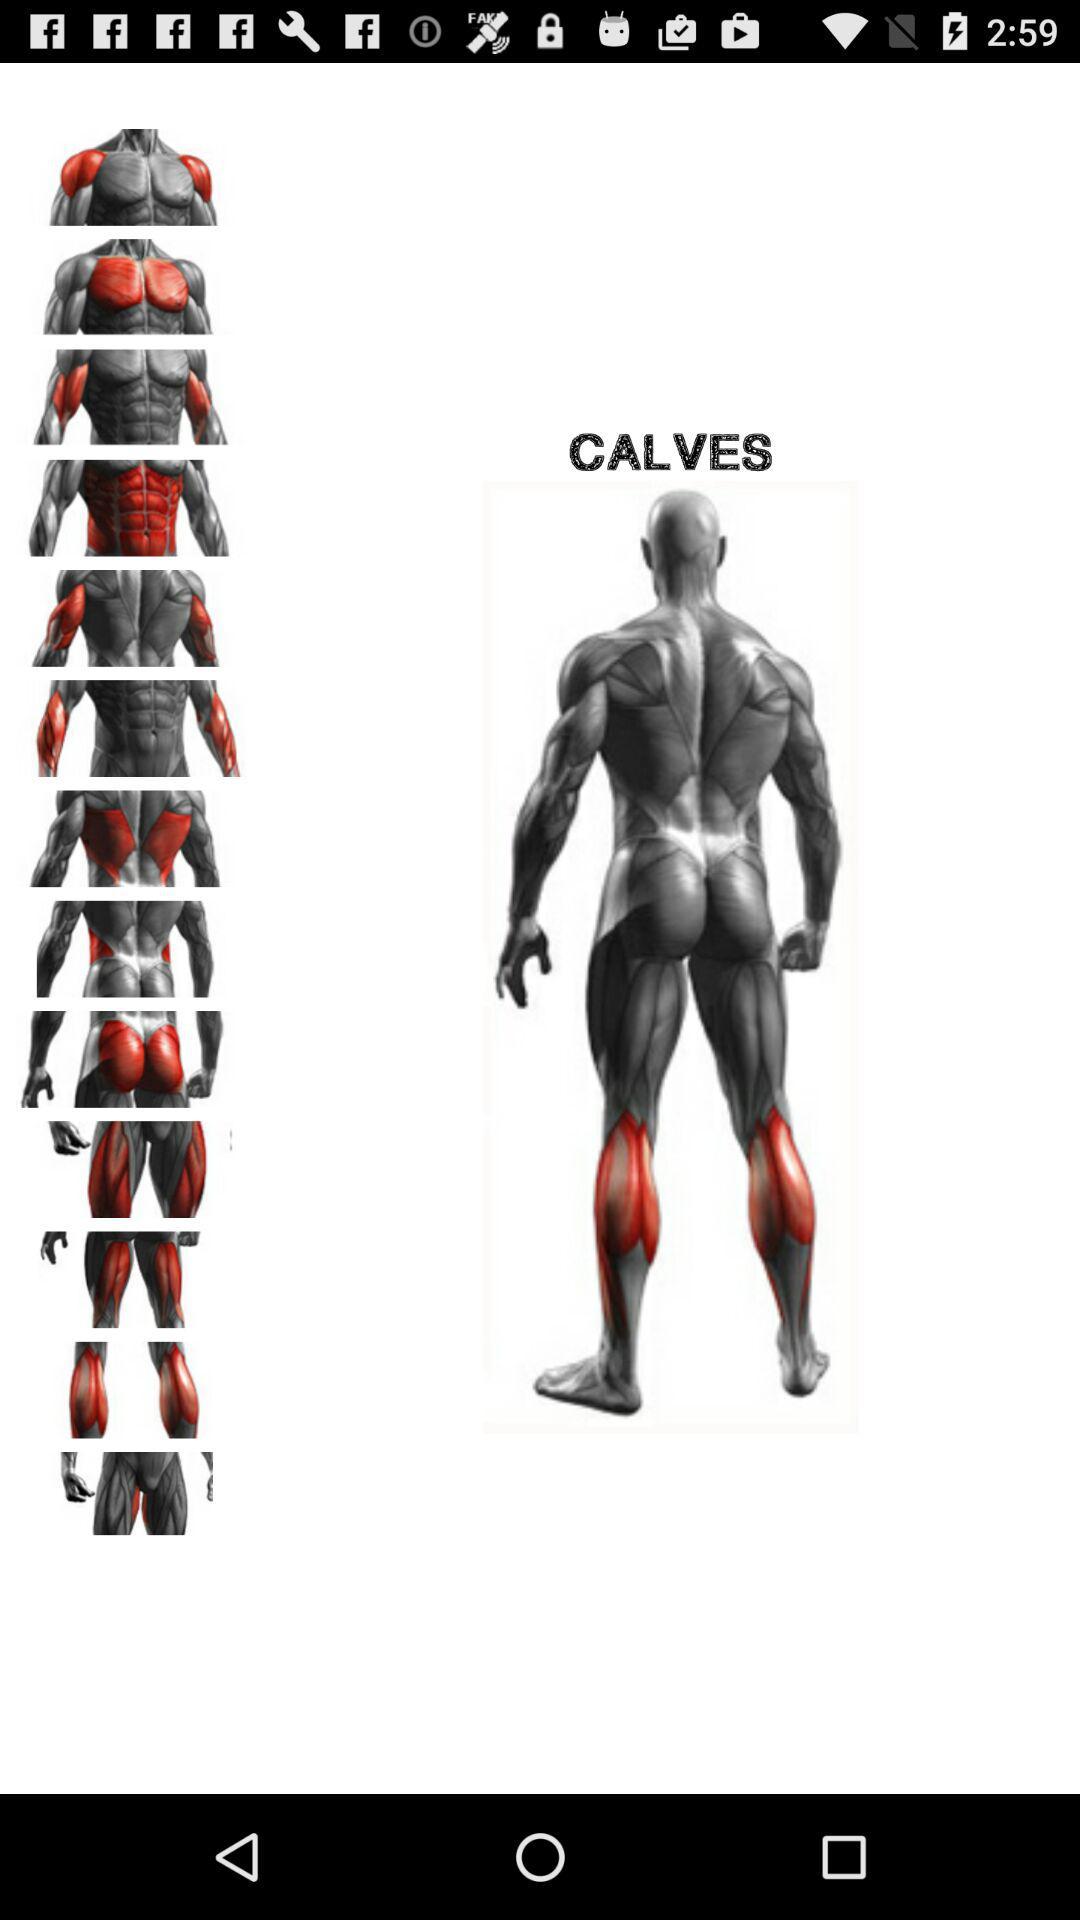 The width and height of the screenshot is (1080, 1920). What do you see at coordinates (131, 720) in the screenshot?
I see `body exercise` at bounding box center [131, 720].